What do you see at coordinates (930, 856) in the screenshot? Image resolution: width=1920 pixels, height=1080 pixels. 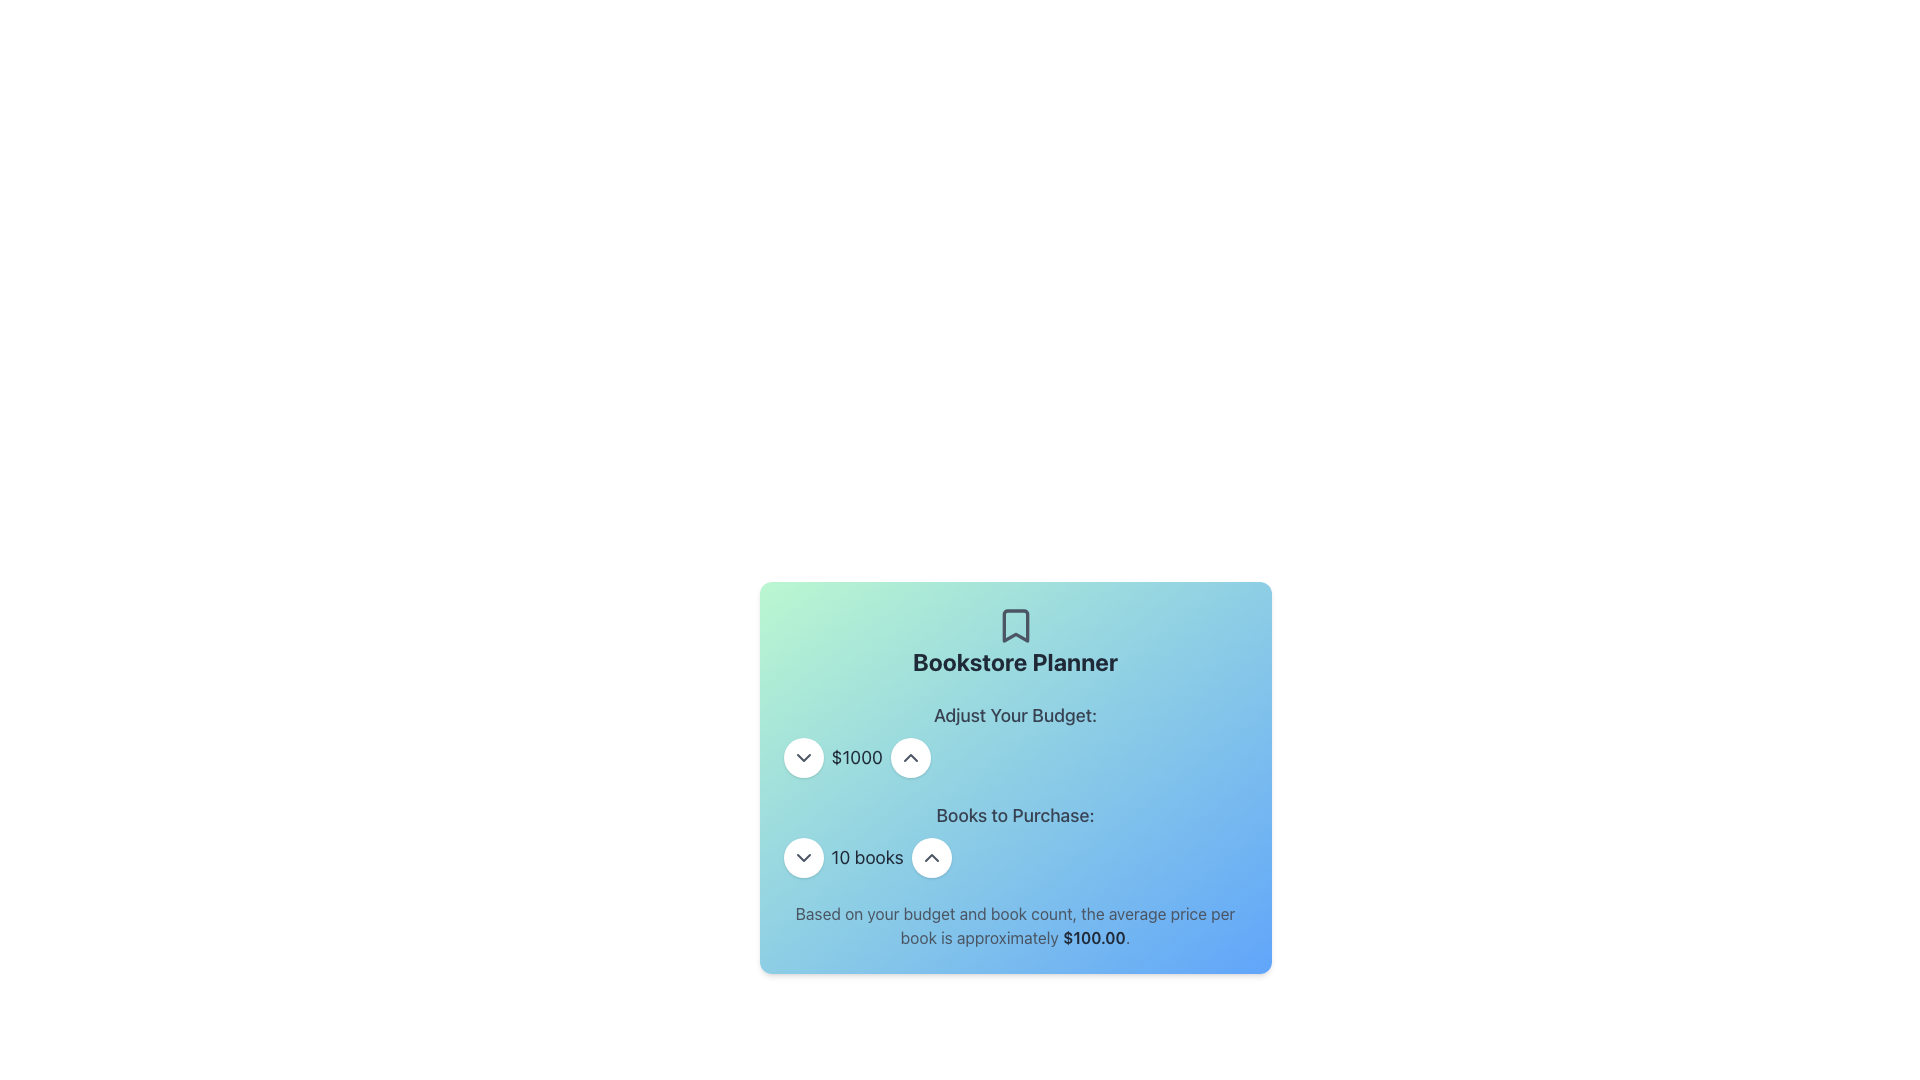 I see `the increment button located in the bottom section of the card interface under 'Books to Purchase', which is positioned directly to the right of the '10 books' text` at bounding box center [930, 856].